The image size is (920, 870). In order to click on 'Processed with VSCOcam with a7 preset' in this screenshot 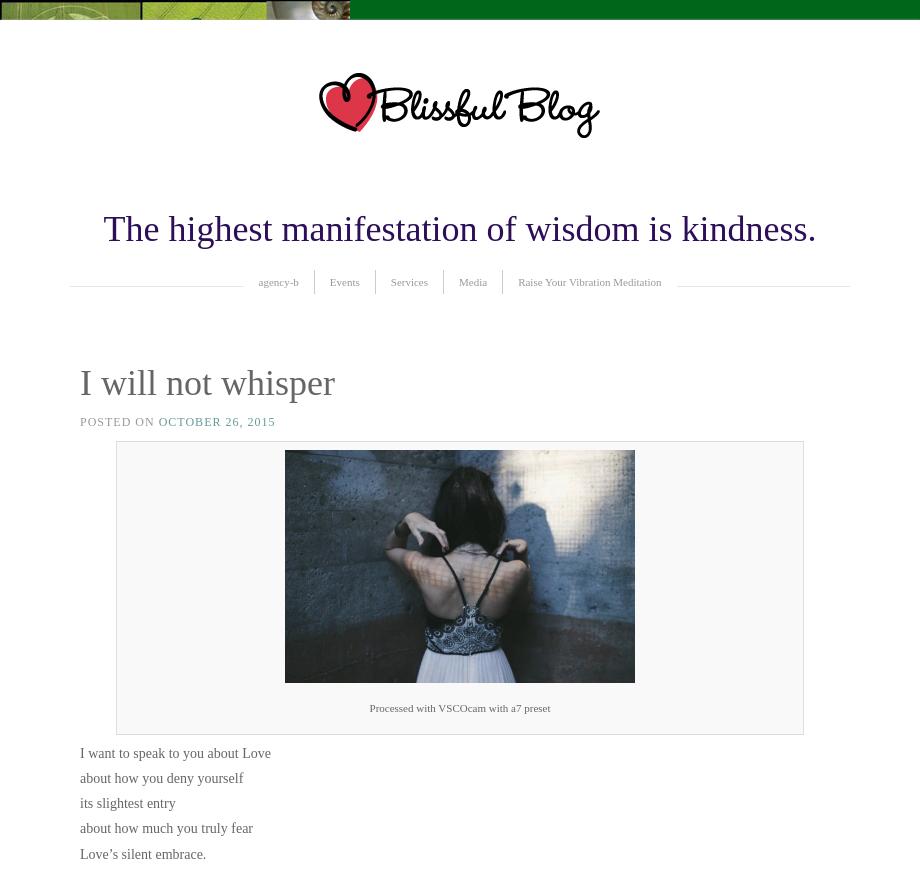, I will do `click(458, 708)`.